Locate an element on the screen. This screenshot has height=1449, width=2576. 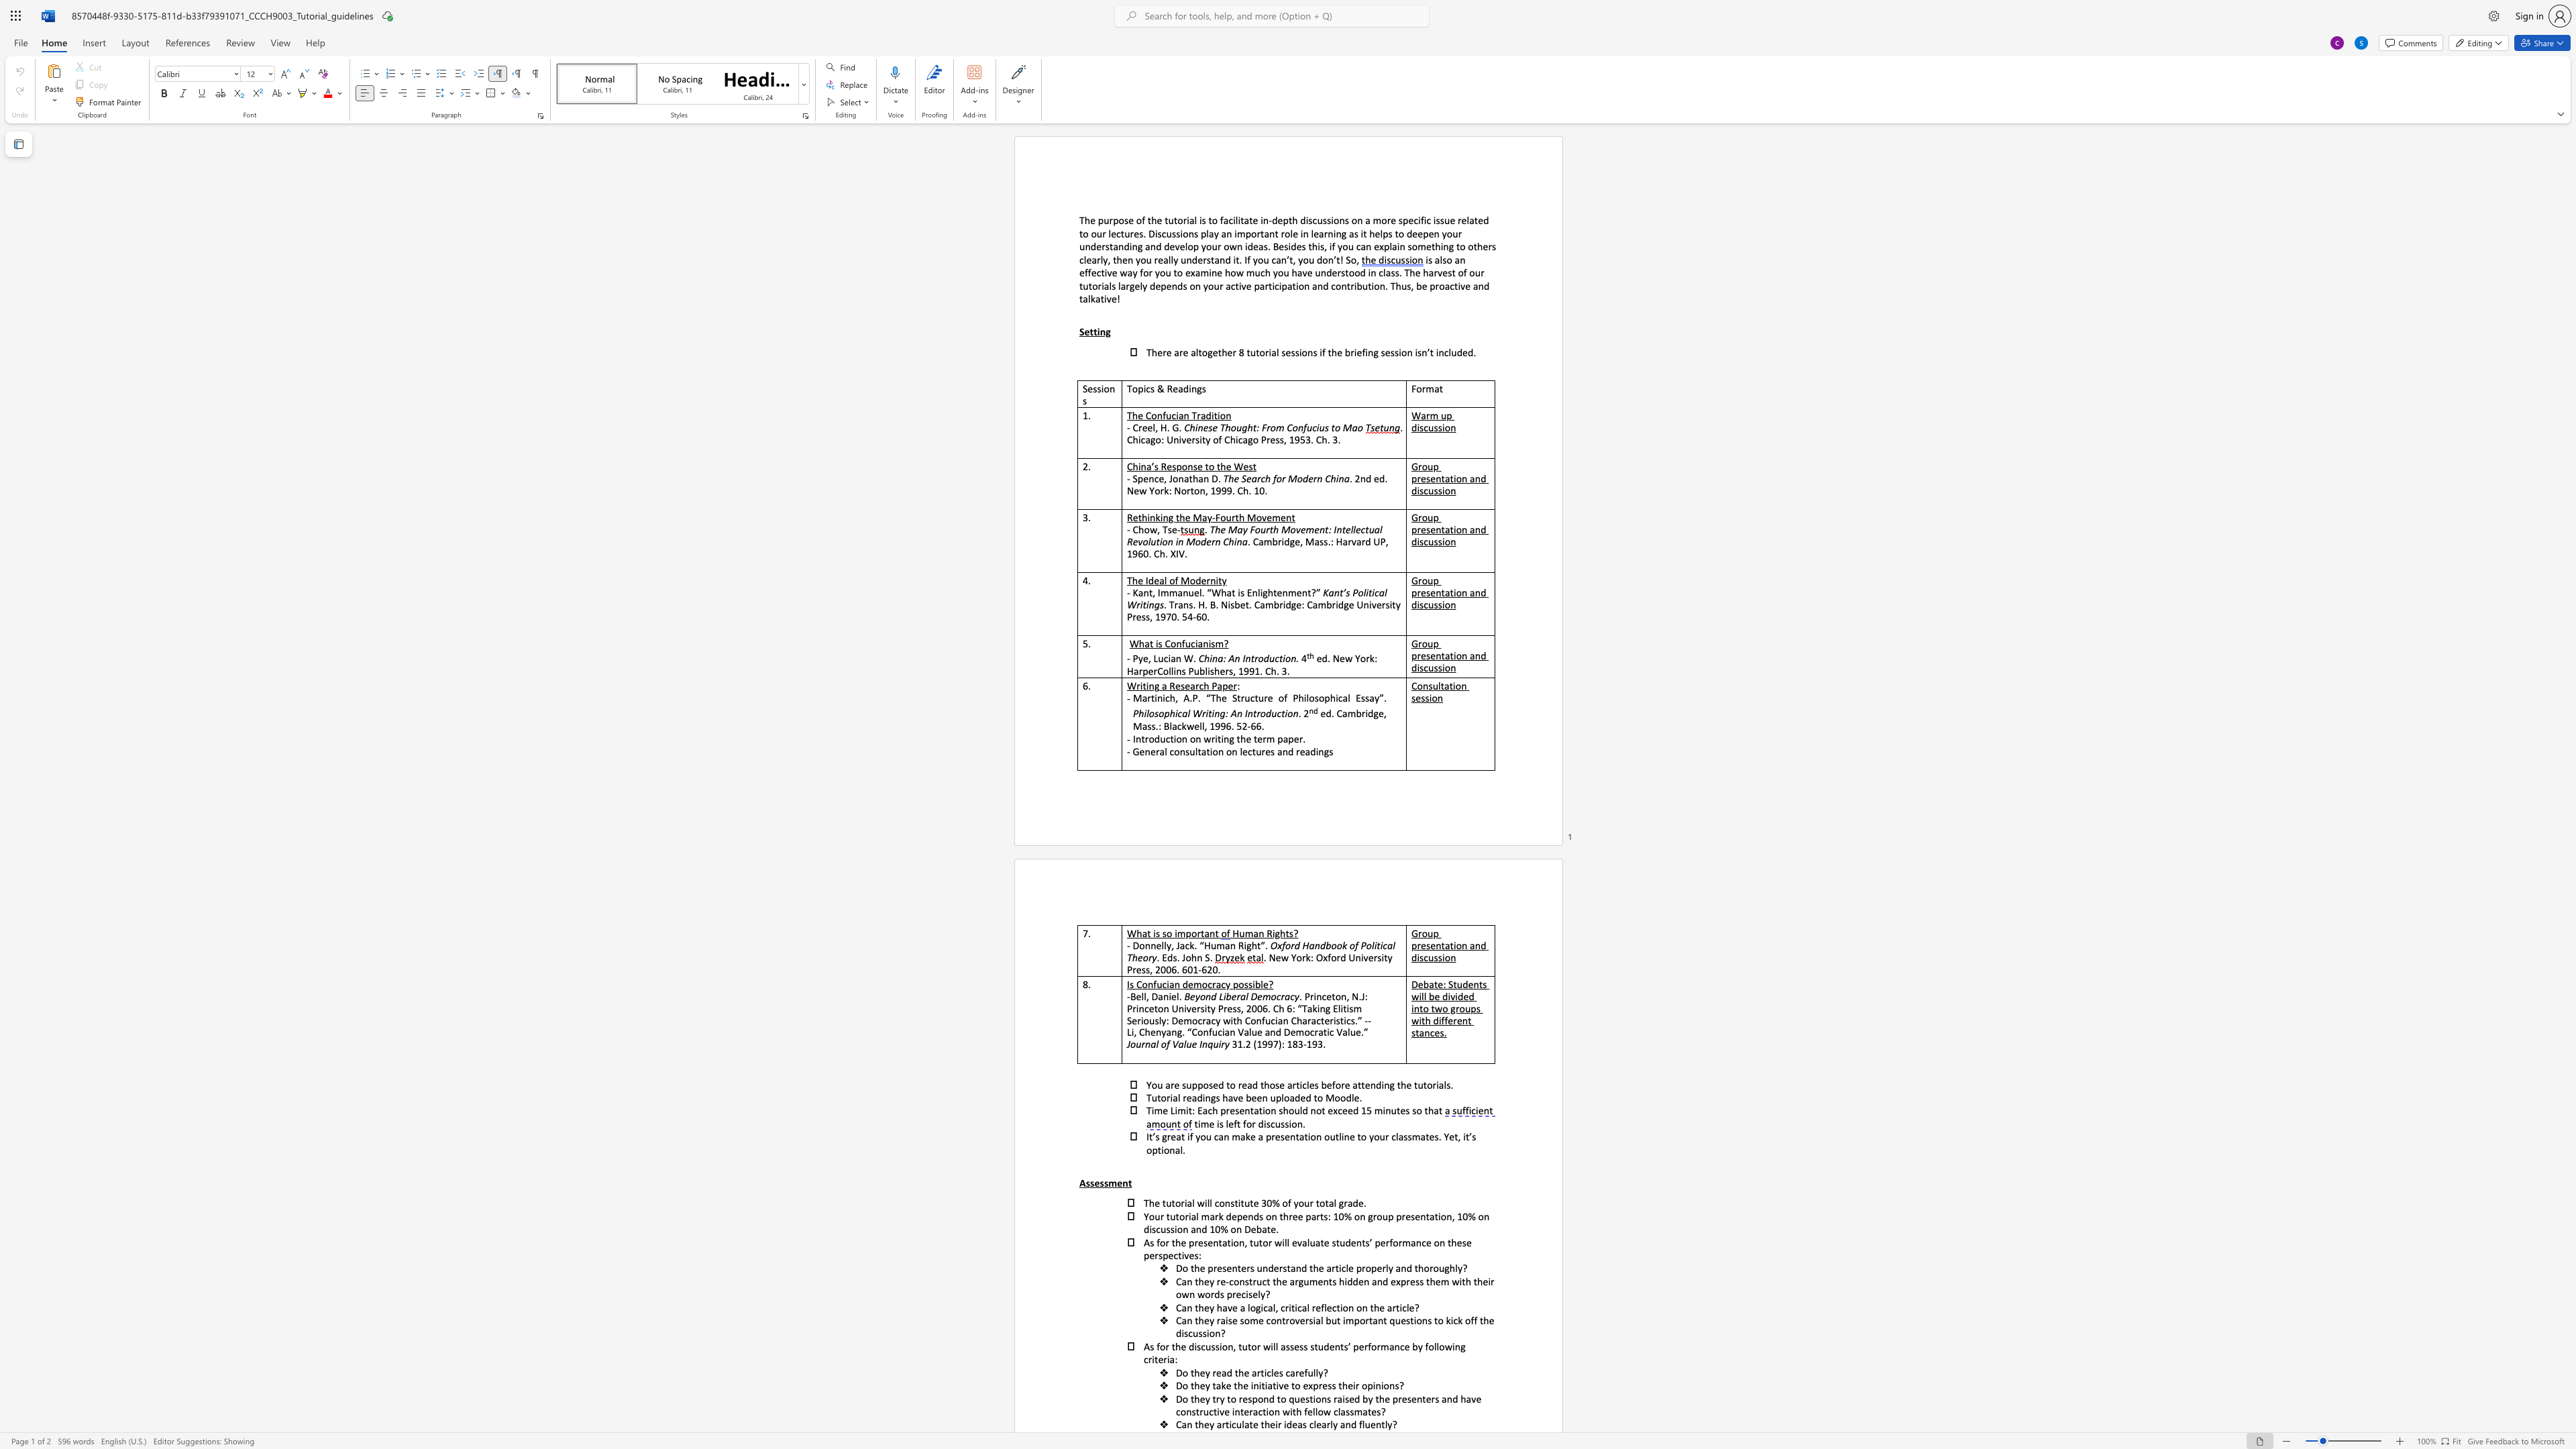
the subset text "“Hu" within the text "- Donnelly, Jack. “Human Right" is located at coordinates (1199, 945).